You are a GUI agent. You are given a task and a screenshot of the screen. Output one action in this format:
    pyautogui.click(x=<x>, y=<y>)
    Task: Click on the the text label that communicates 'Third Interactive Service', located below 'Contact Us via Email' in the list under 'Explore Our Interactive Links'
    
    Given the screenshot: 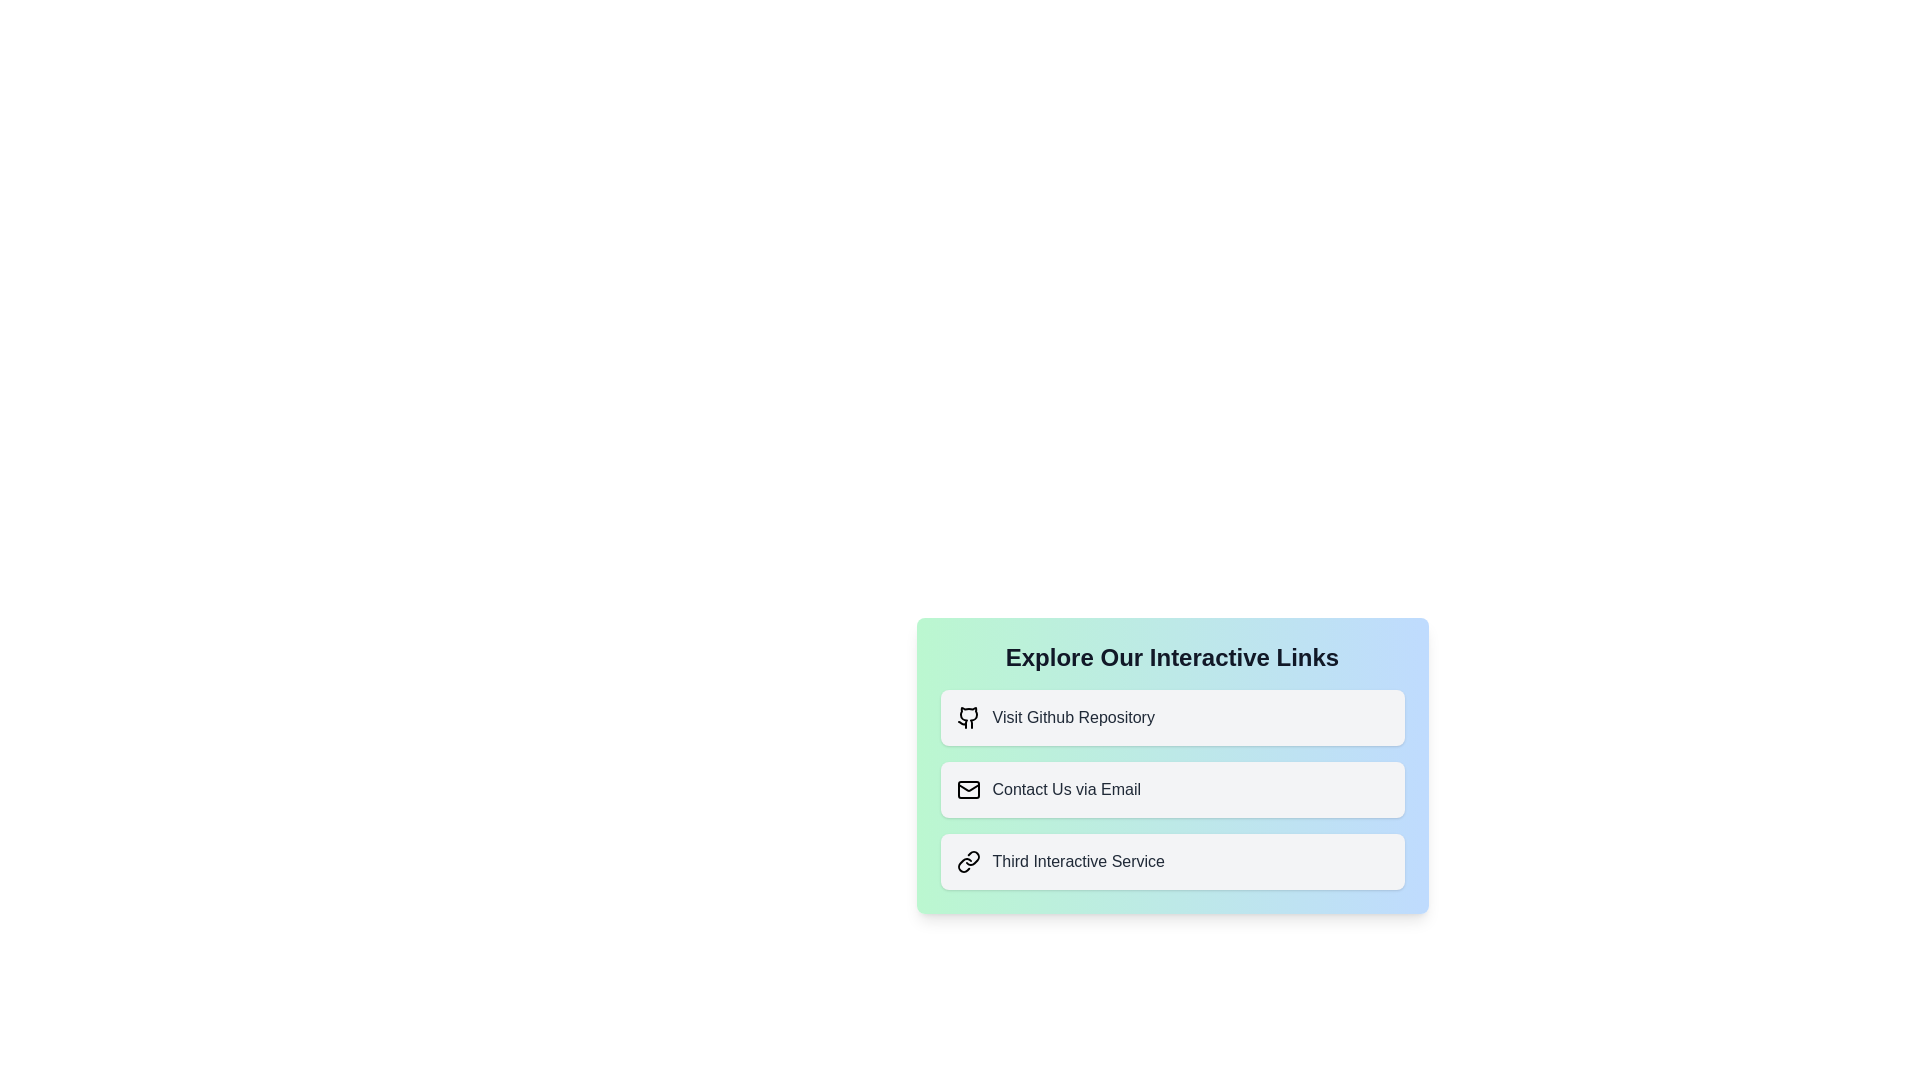 What is the action you would take?
    pyautogui.click(x=1077, y=860)
    